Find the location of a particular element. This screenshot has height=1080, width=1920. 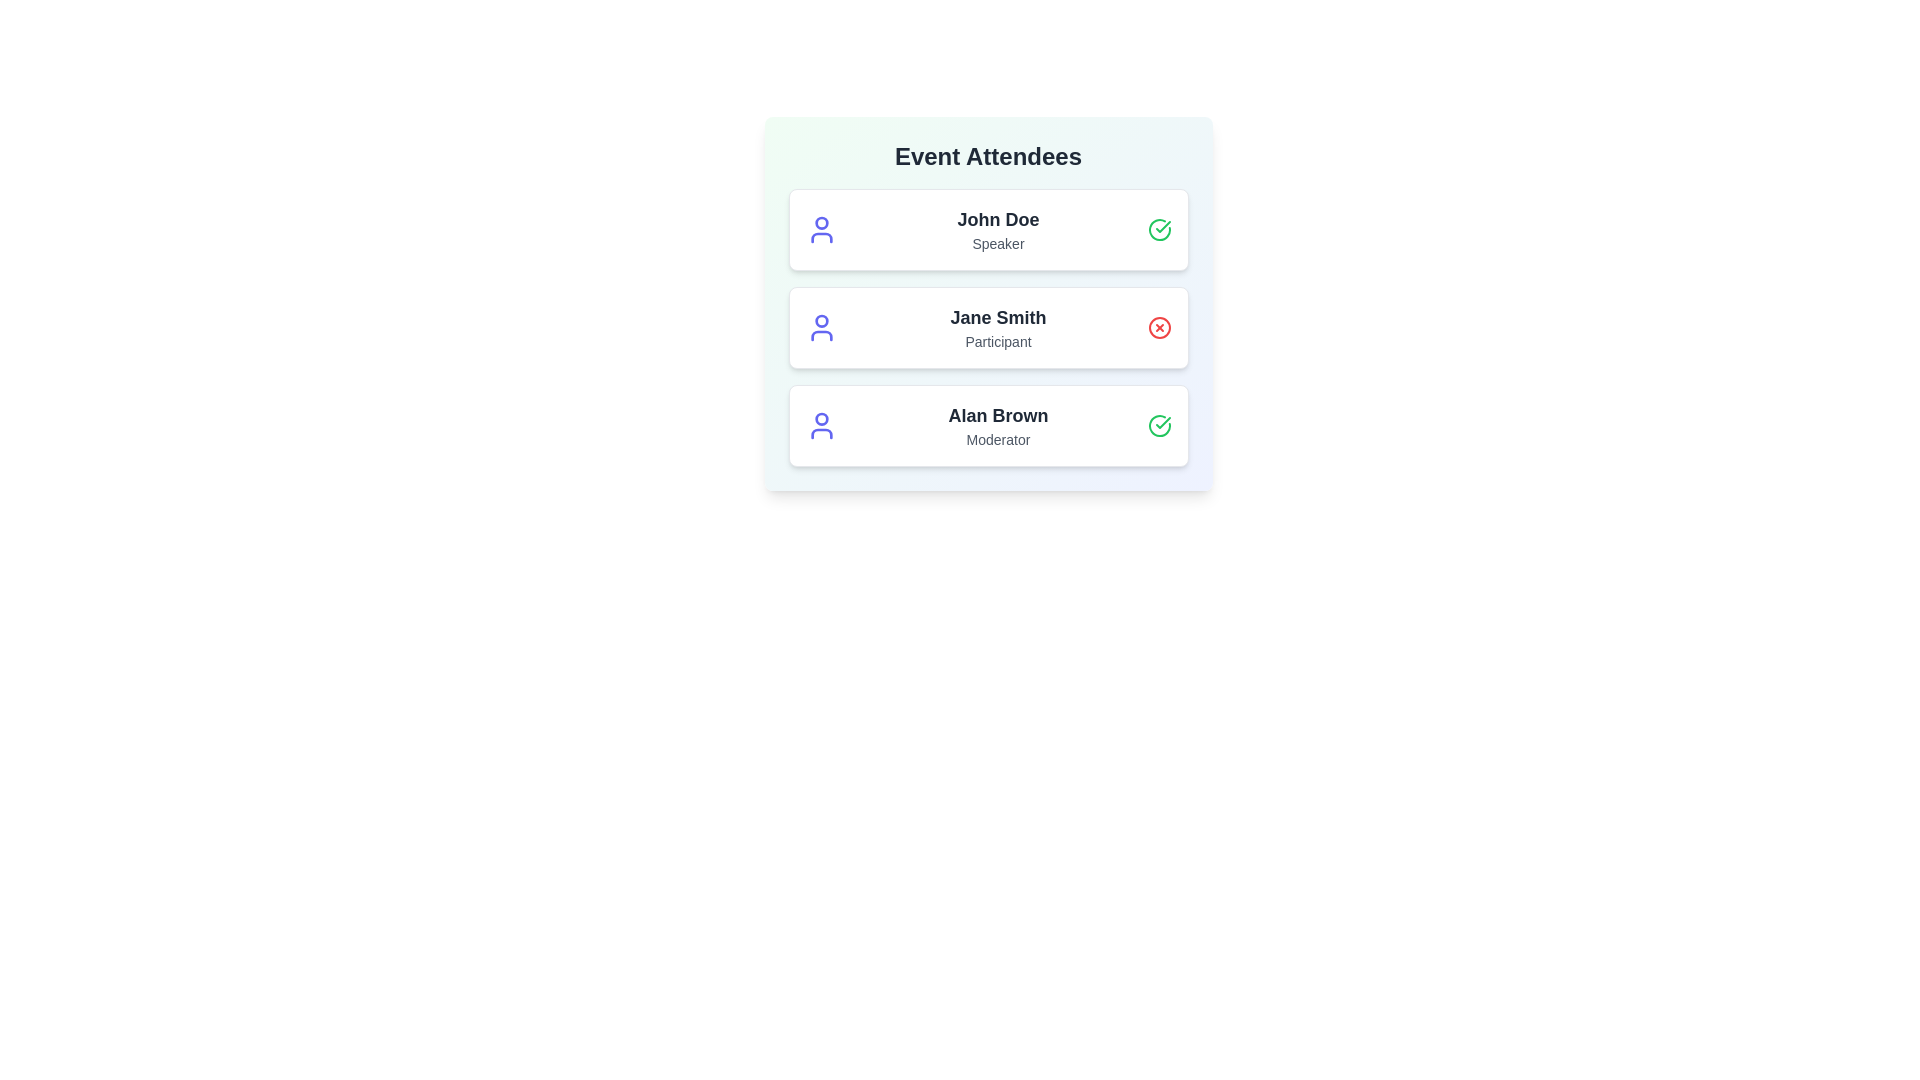

the role label to filter attendees by Moderator is located at coordinates (998, 438).